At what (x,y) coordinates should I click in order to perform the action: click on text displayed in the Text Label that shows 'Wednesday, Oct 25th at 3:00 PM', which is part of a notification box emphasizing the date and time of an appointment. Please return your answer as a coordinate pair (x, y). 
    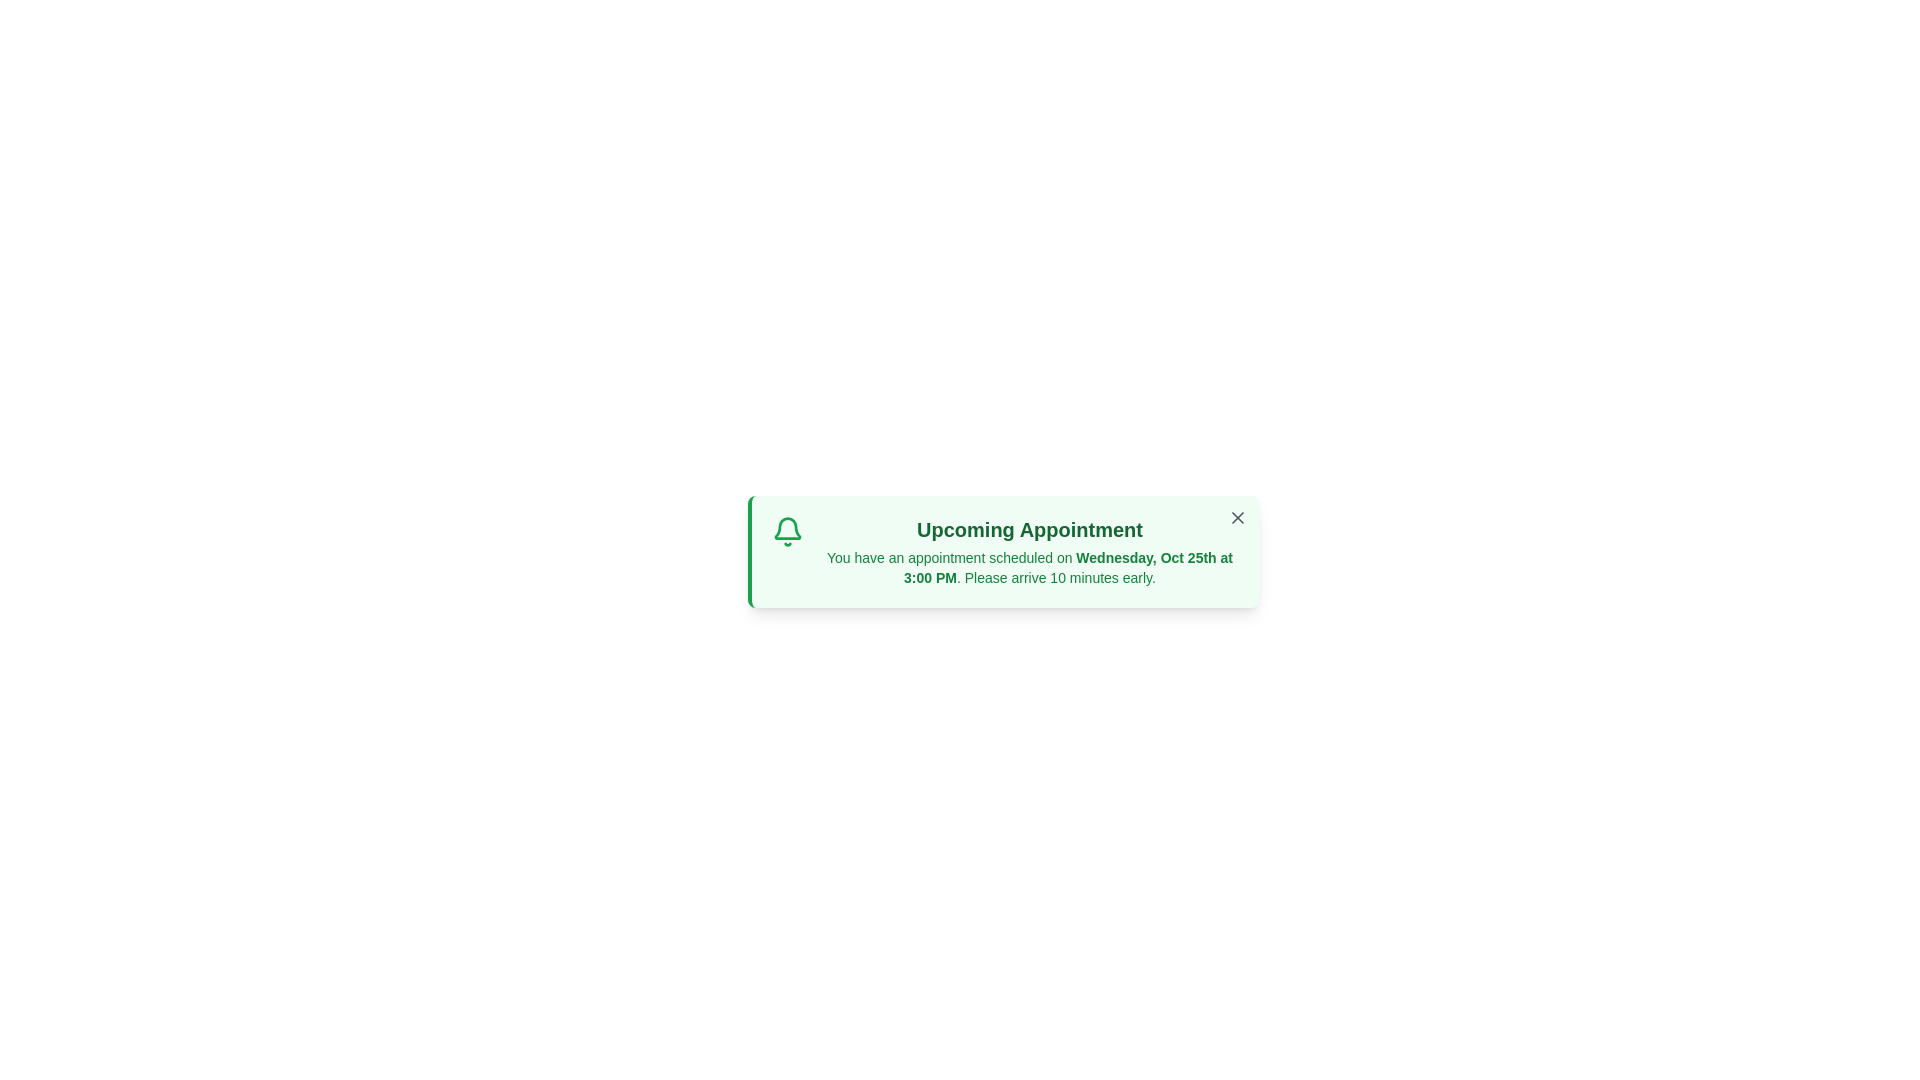
    Looking at the image, I should click on (1067, 567).